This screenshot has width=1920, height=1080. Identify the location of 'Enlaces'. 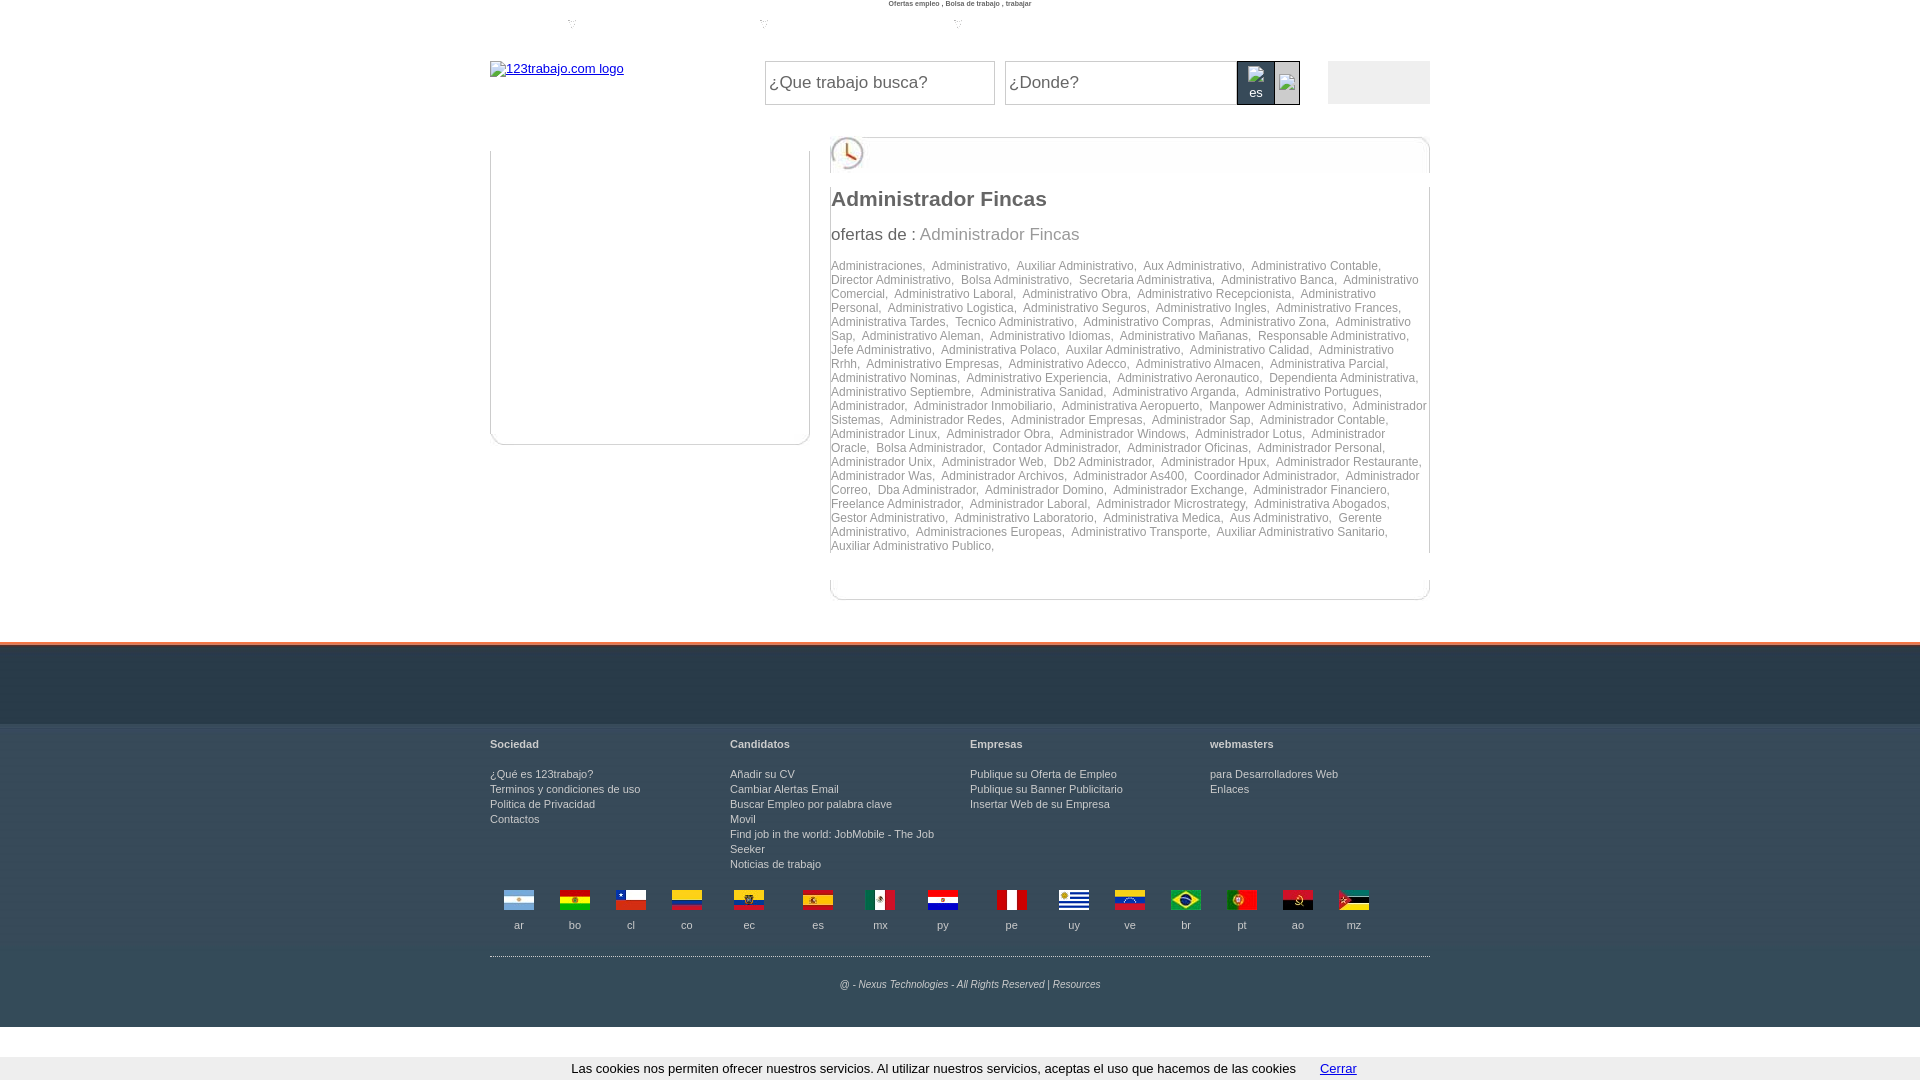
(1208, 788).